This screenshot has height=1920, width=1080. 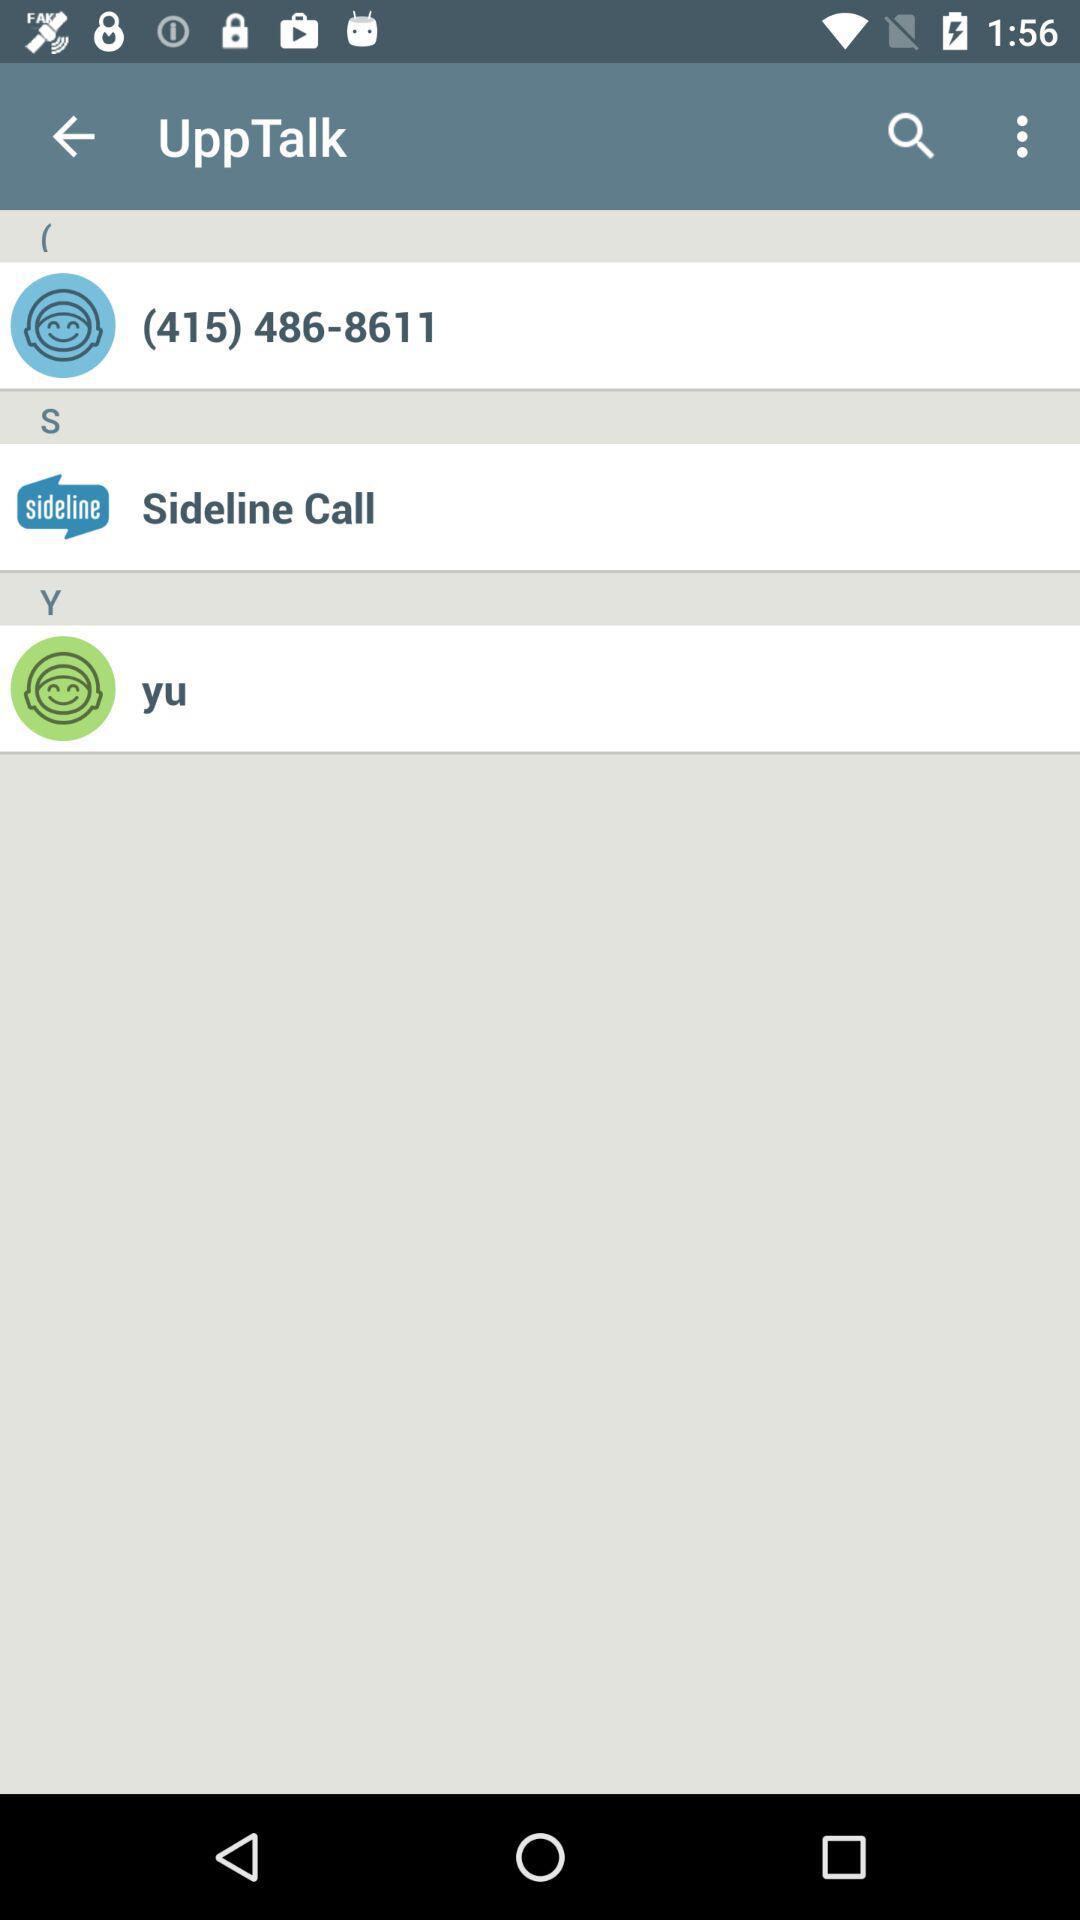 What do you see at coordinates (72, 135) in the screenshot?
I see `the icon to the left of upptalk icon` at bounding box center [72, 135].